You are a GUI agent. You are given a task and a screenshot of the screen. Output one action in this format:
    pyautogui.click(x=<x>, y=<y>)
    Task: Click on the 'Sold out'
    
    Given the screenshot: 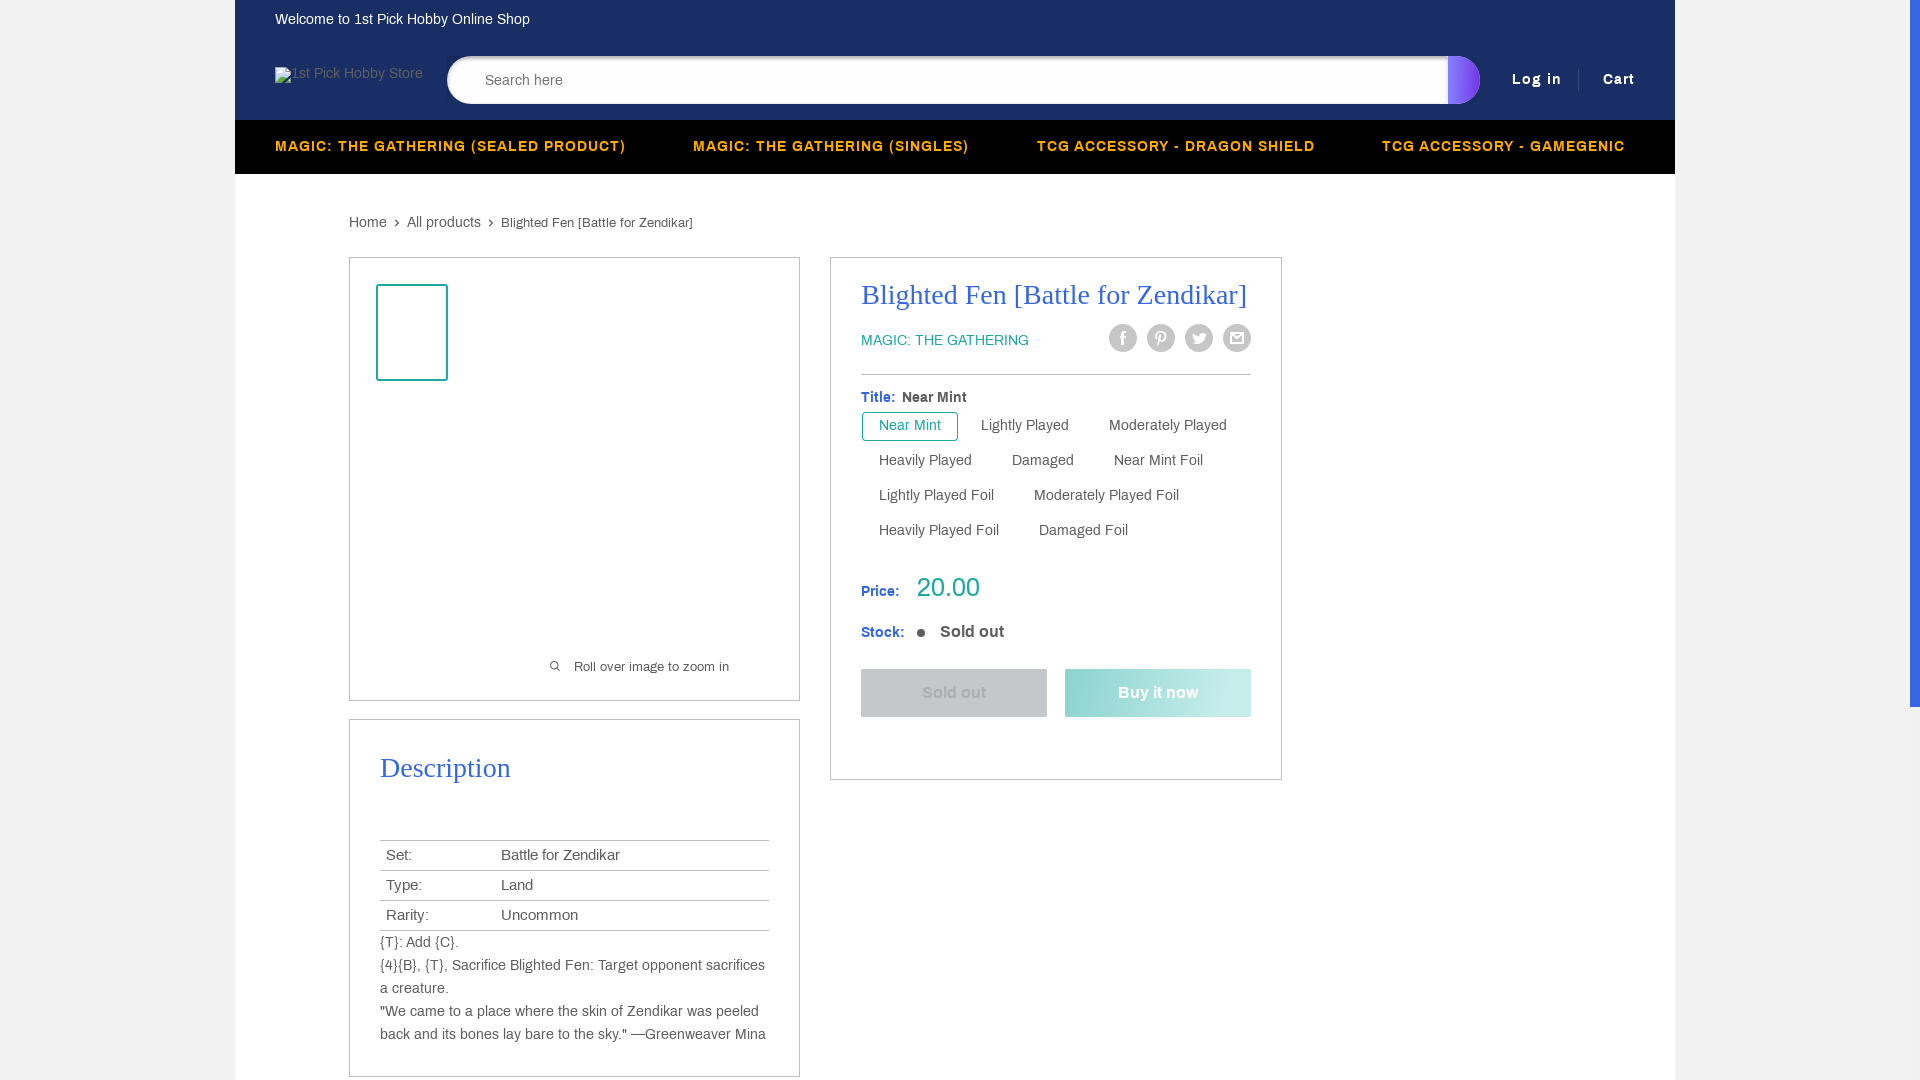 What is the action you would take?
    pyautogui.click(x=953, y=692)
    